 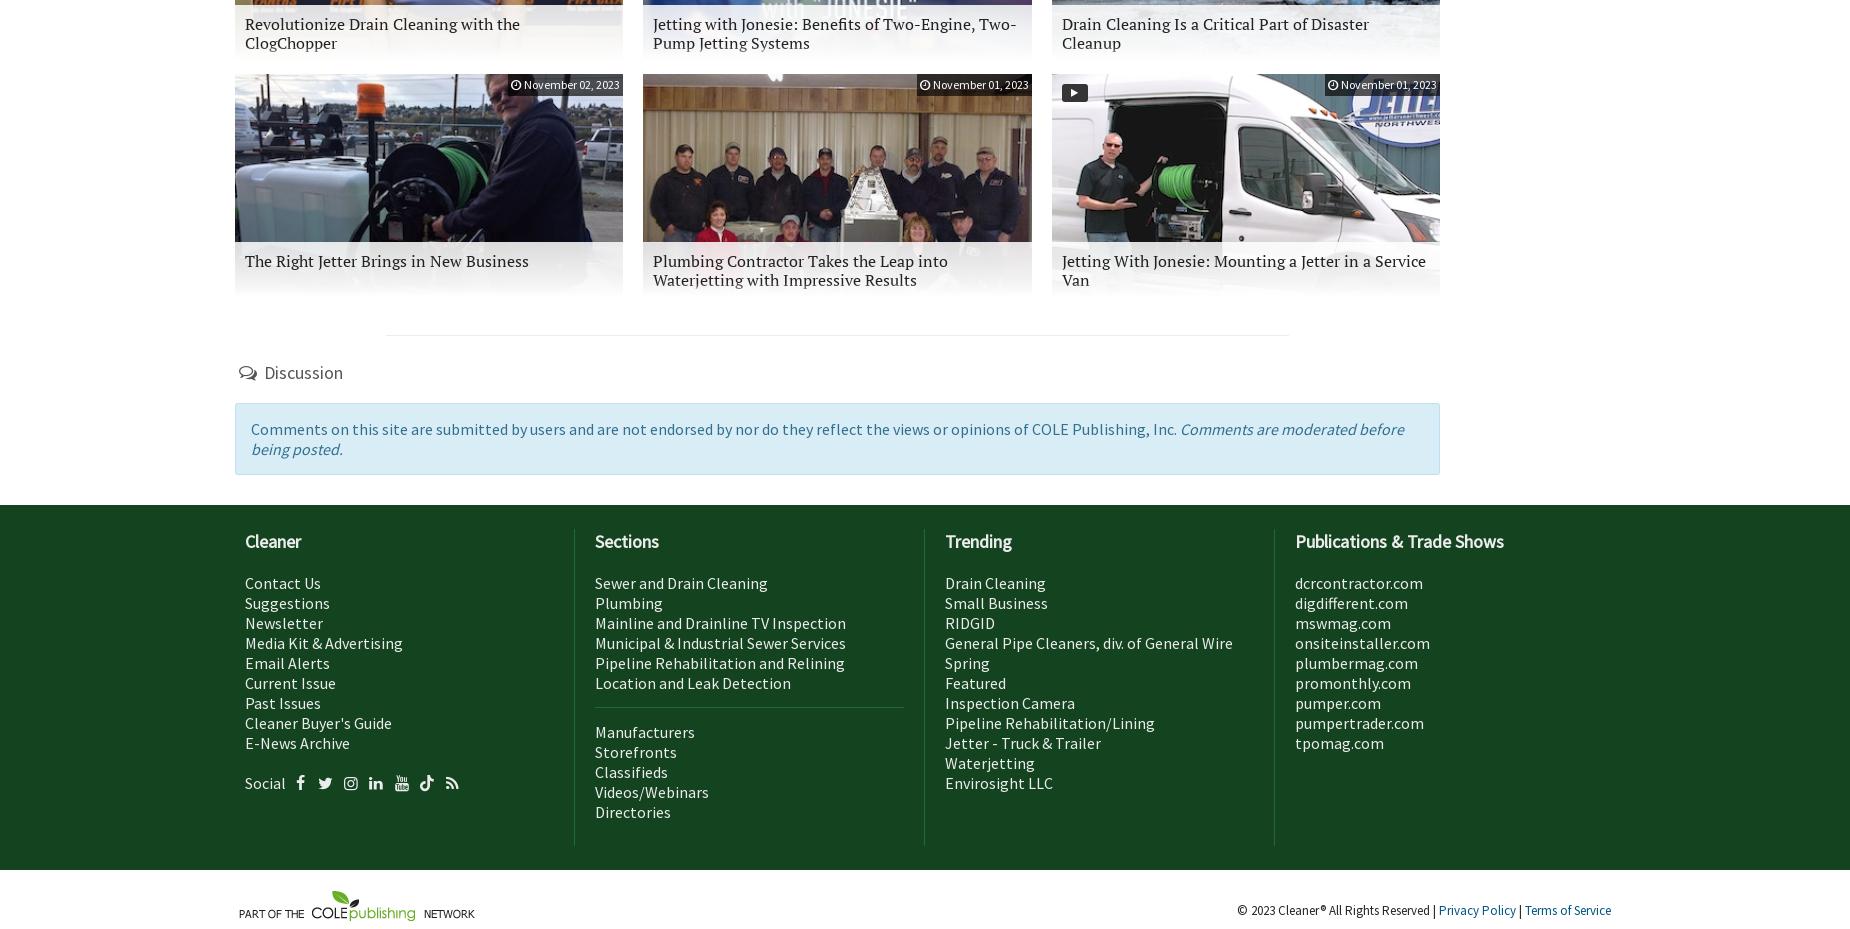 What do you see at coordinates (631, 769) in the screenshot?
I see `'Classifieds'` at bounding box center [631, 769].